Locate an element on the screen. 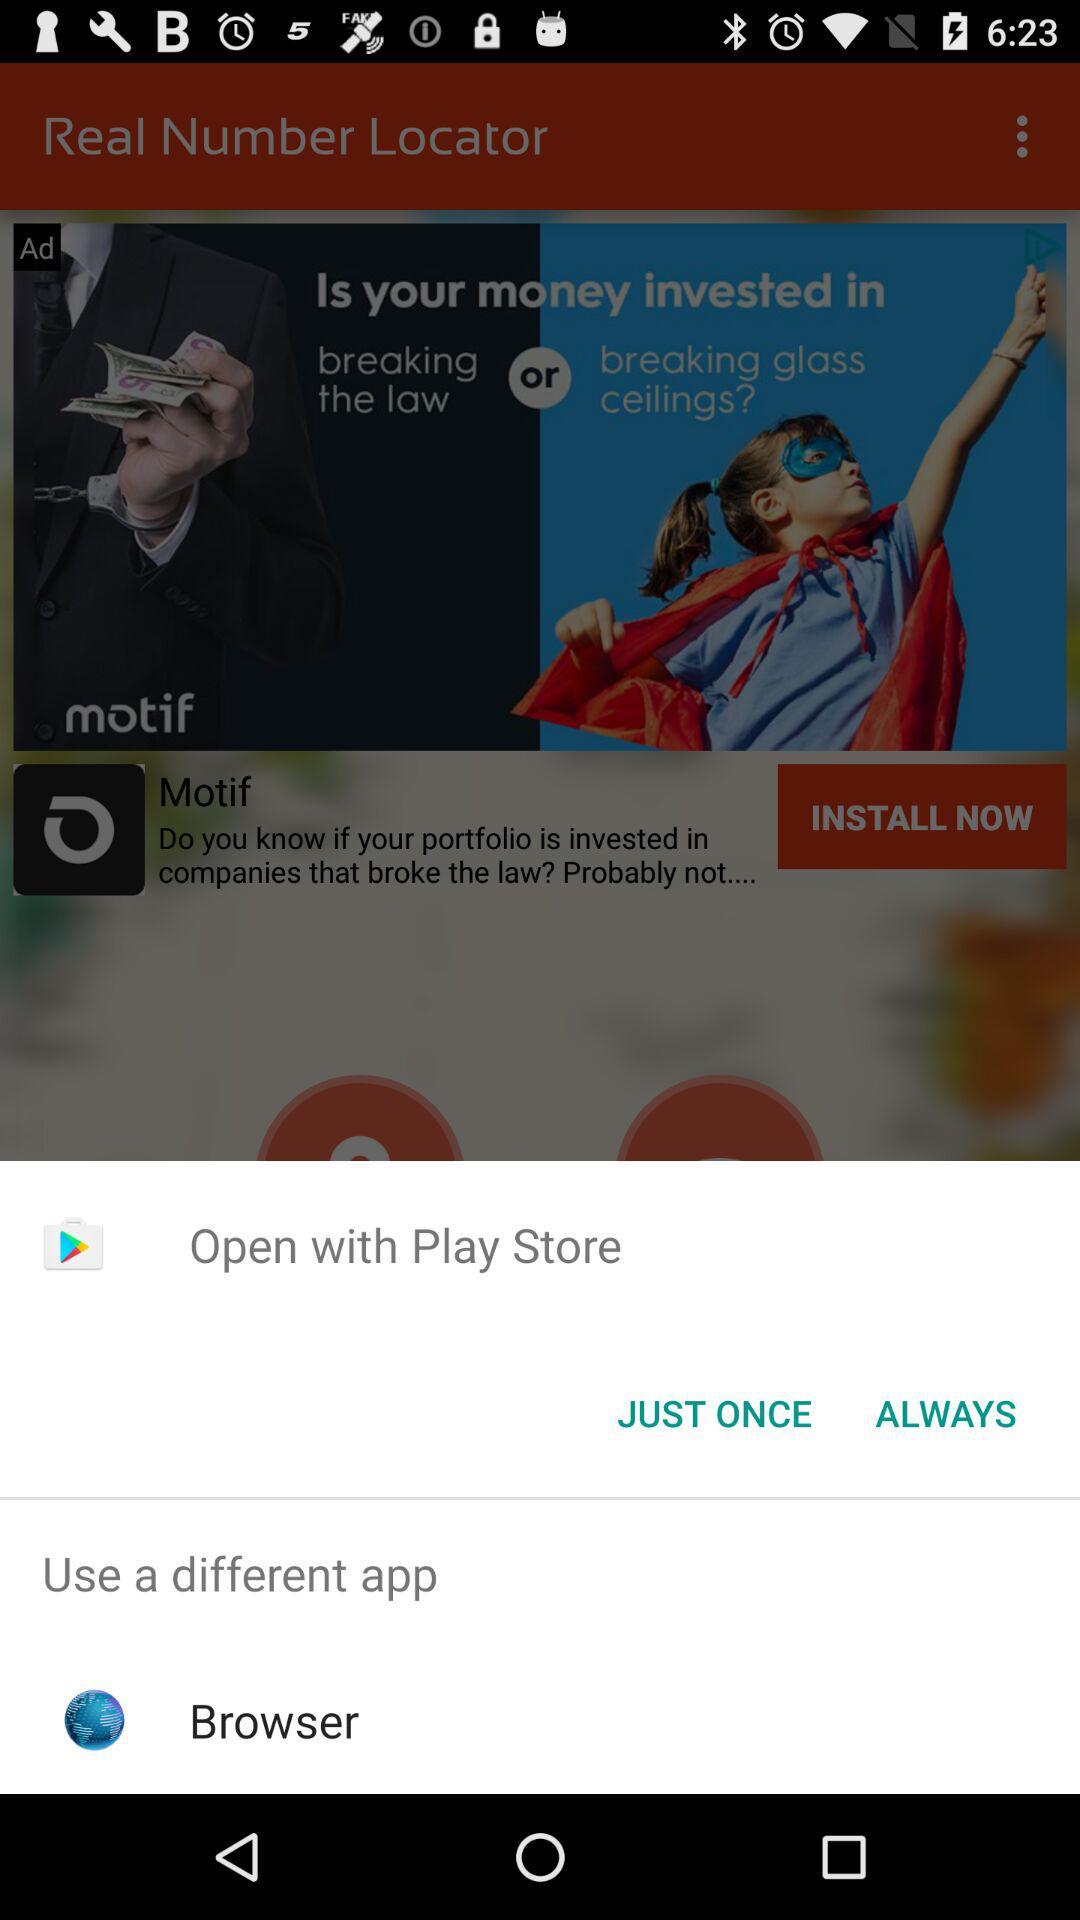  the always button is located at coordinates (945, 1411).